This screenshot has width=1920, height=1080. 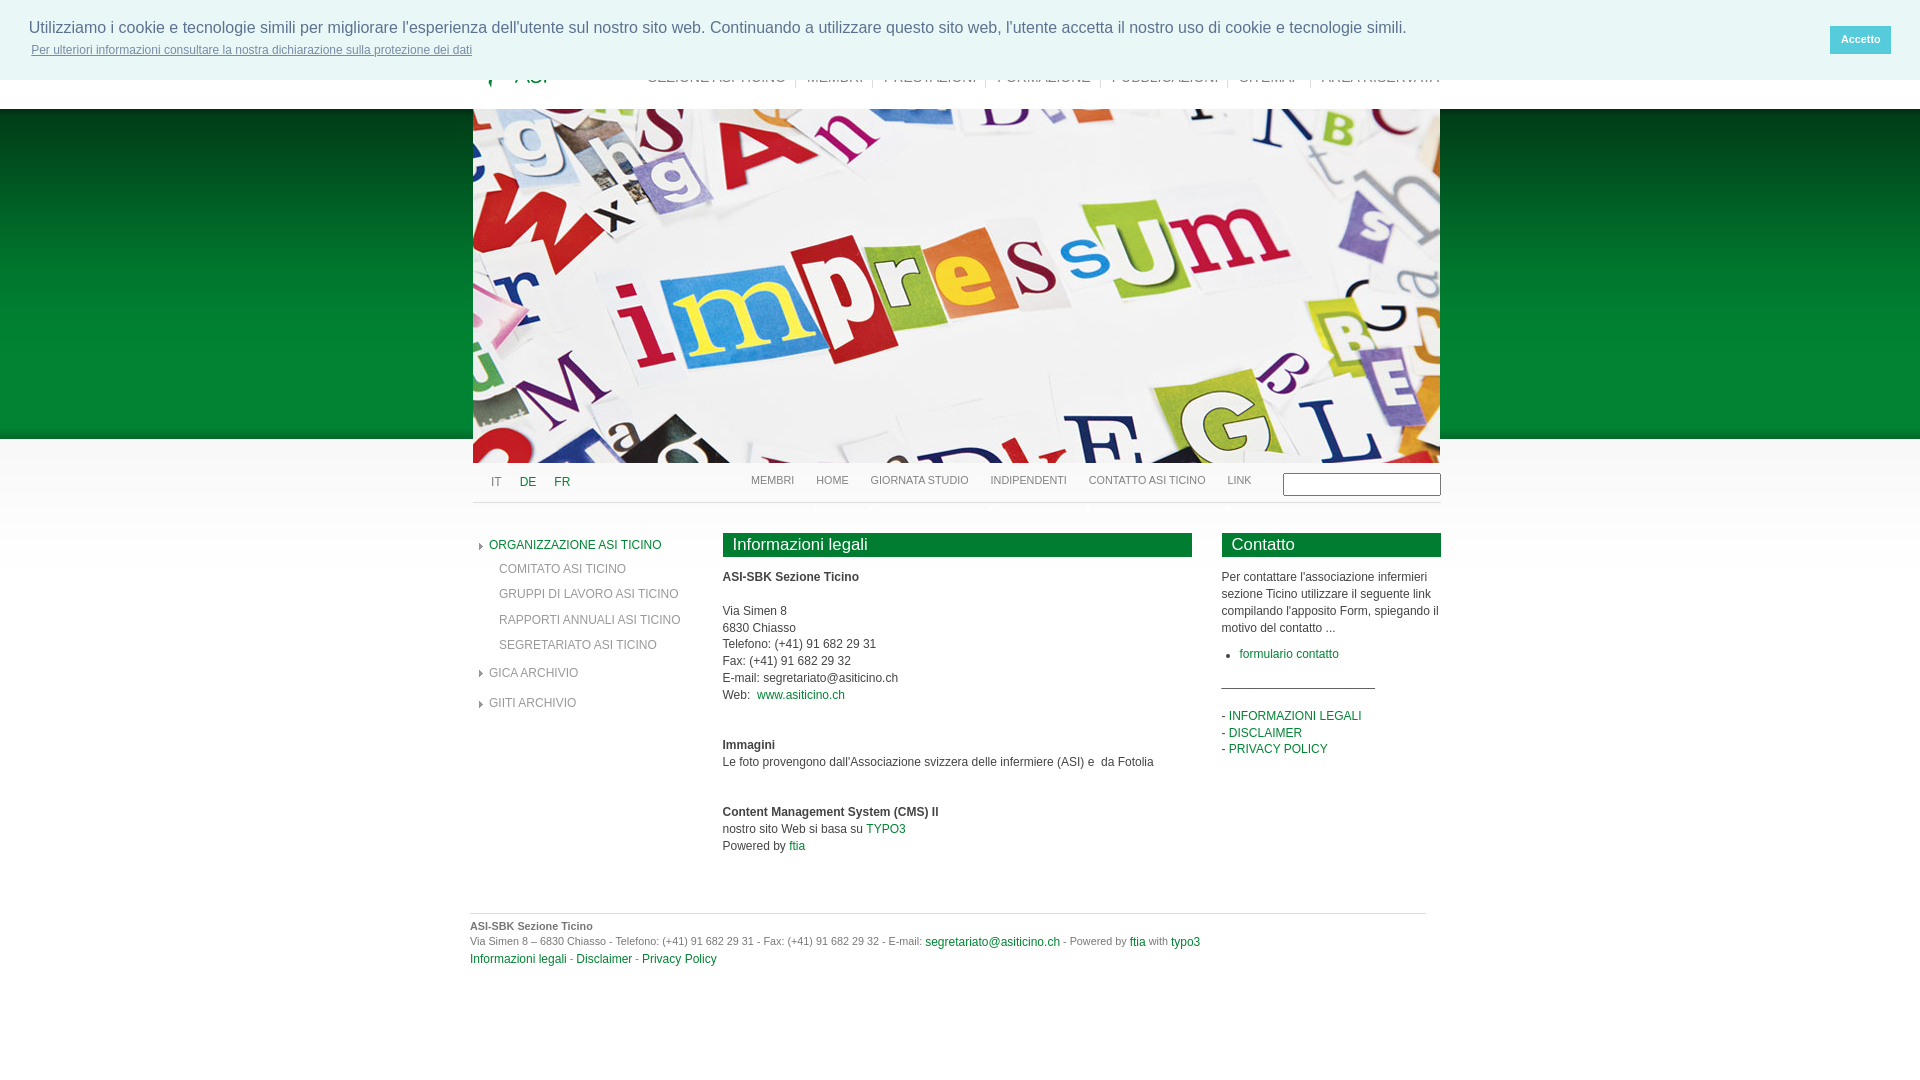 I want to click on 'FORMAZIONE', so click(x=1042, y=76).